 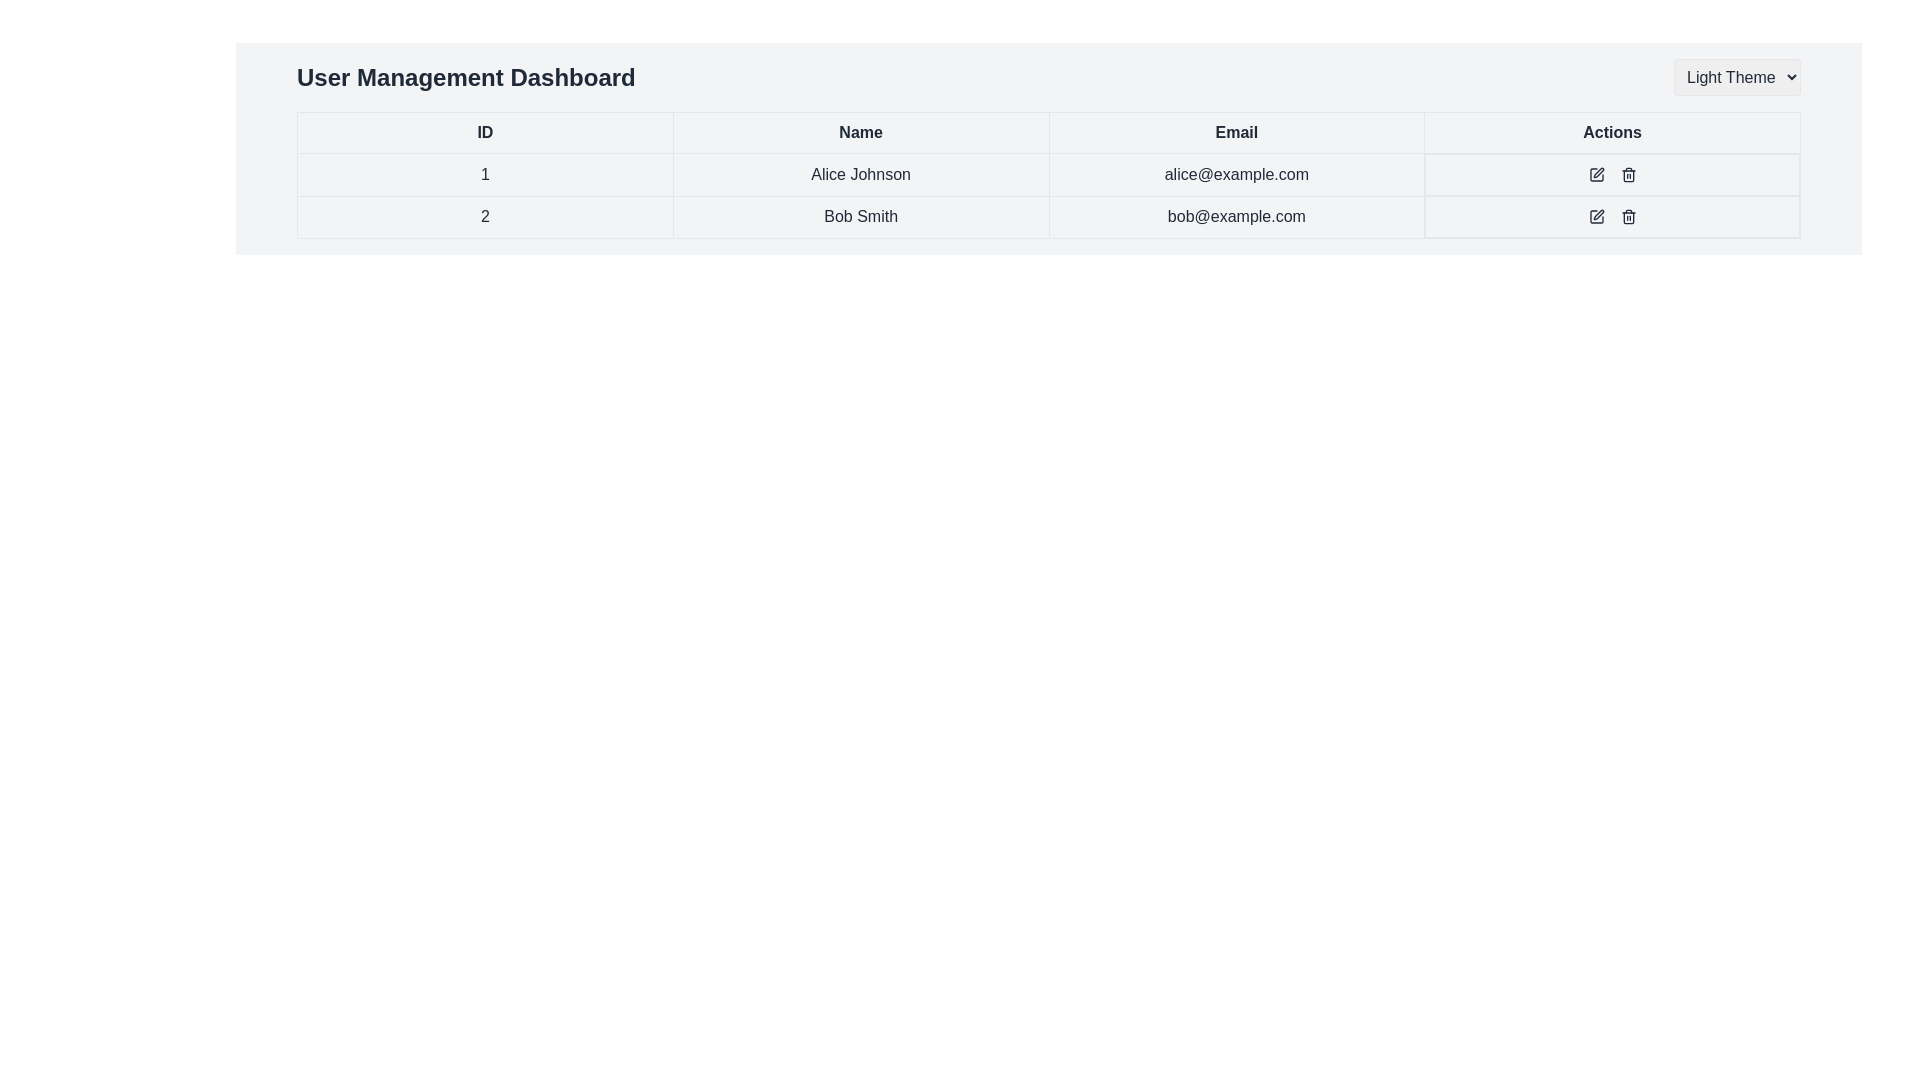 What do you see at coordinates (1595, 216) in the screenshot?
I see `the pen icon button in the 'Actions' column of the user management table, located next to the email 'bob@example.com'` at bounding box center [1595, 216].